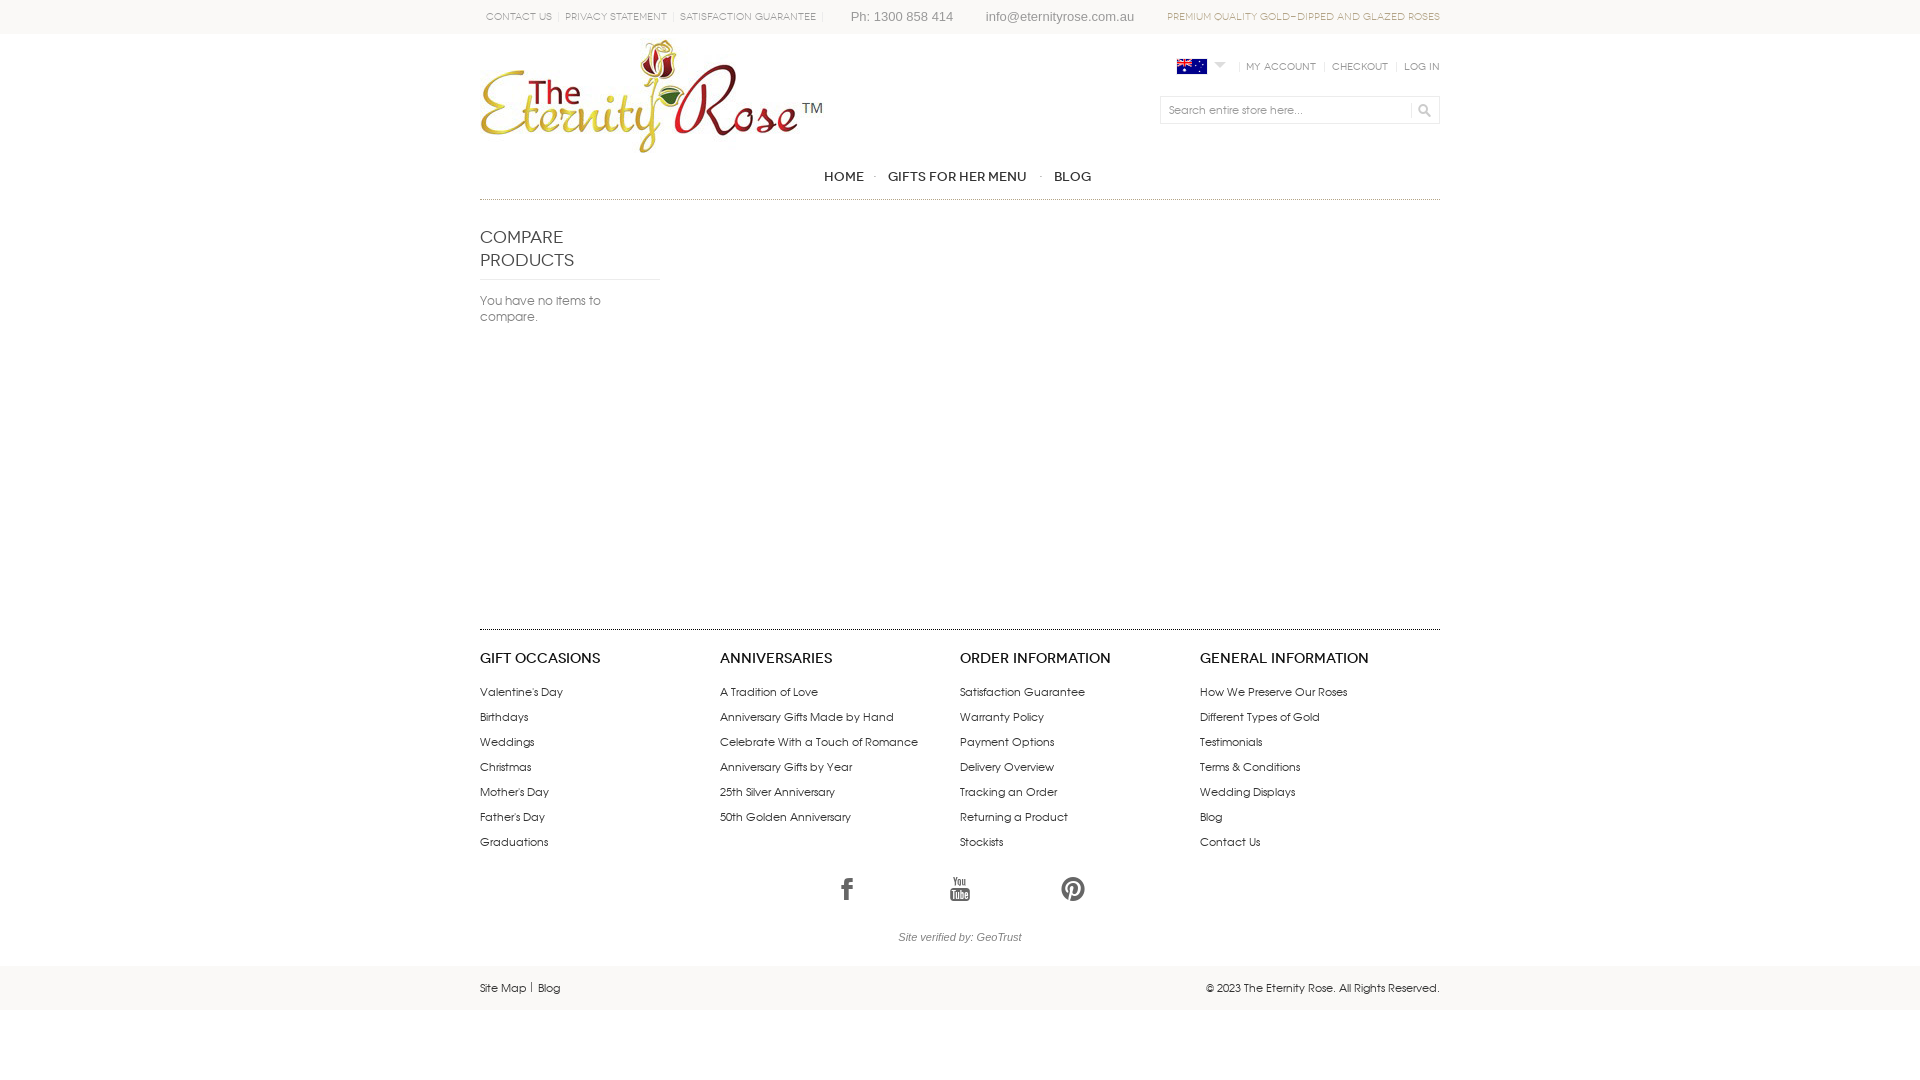 Image resolution: width=1920 pixels, height=1080 pixels. I want to click on 'Contact Us', so click(1228, 841).